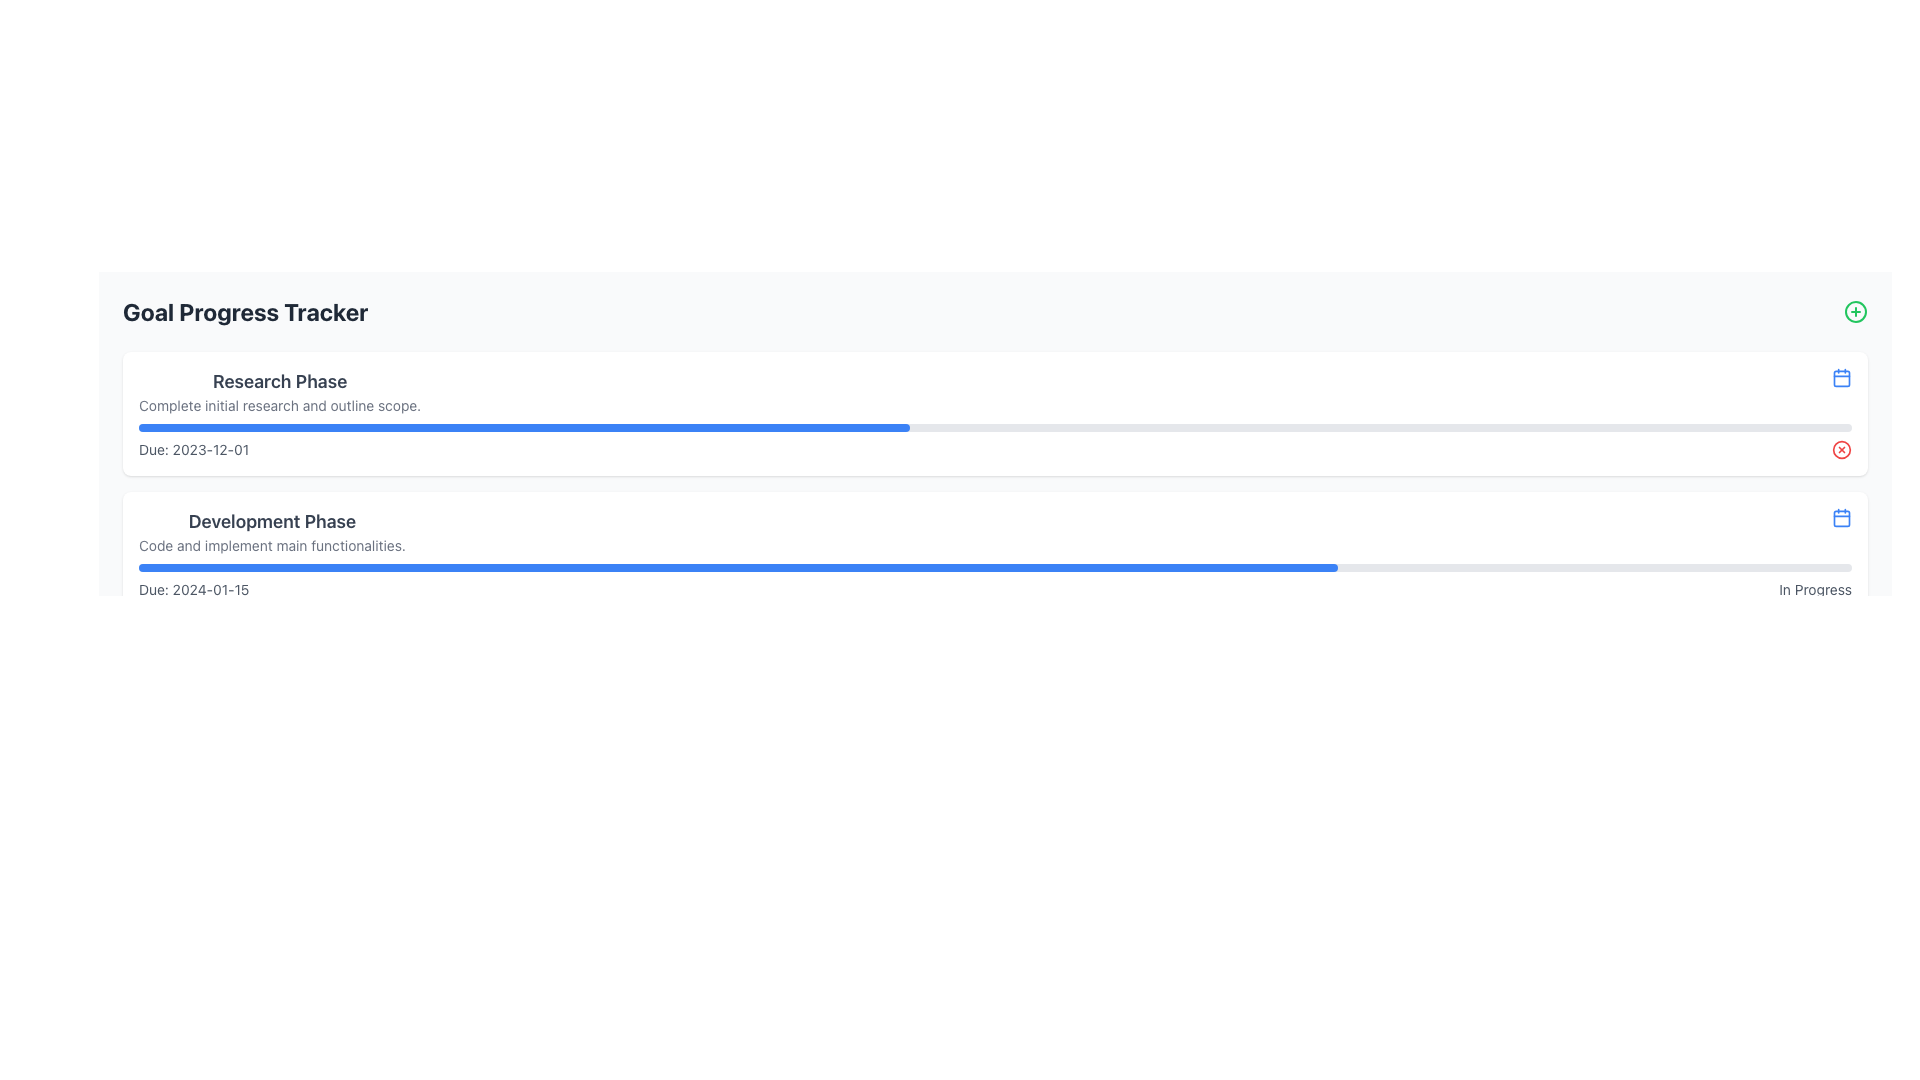  I want to click on the Decorative SVG rectangle component of the calendar icon, which is styled in blue and located at the right-hand end of a card component in a list, to indirectly activate related logic, so click(1841, 378).